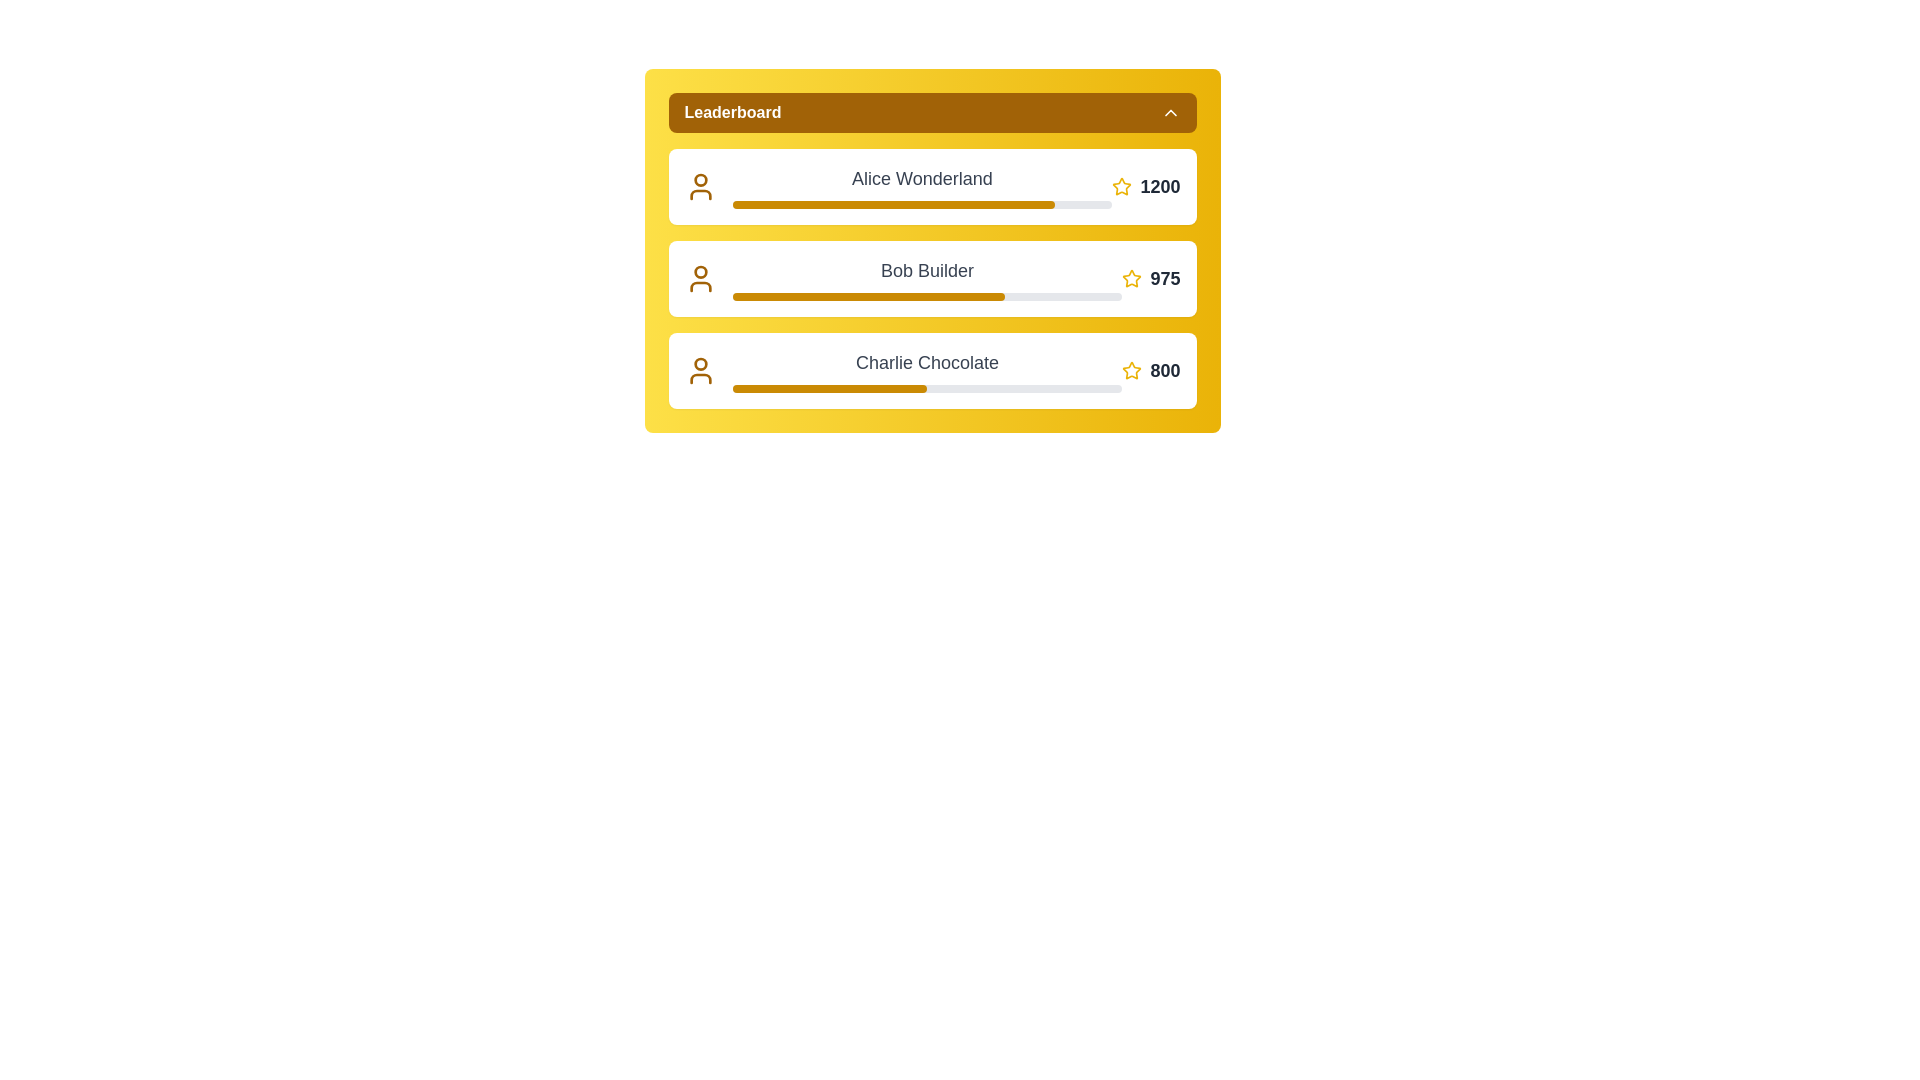  Describe the element at coordinates (700, 286) in the screenshot. I see `the user profile icon representing 'Bob Builder' in the second row of the leaderboard` at that location.